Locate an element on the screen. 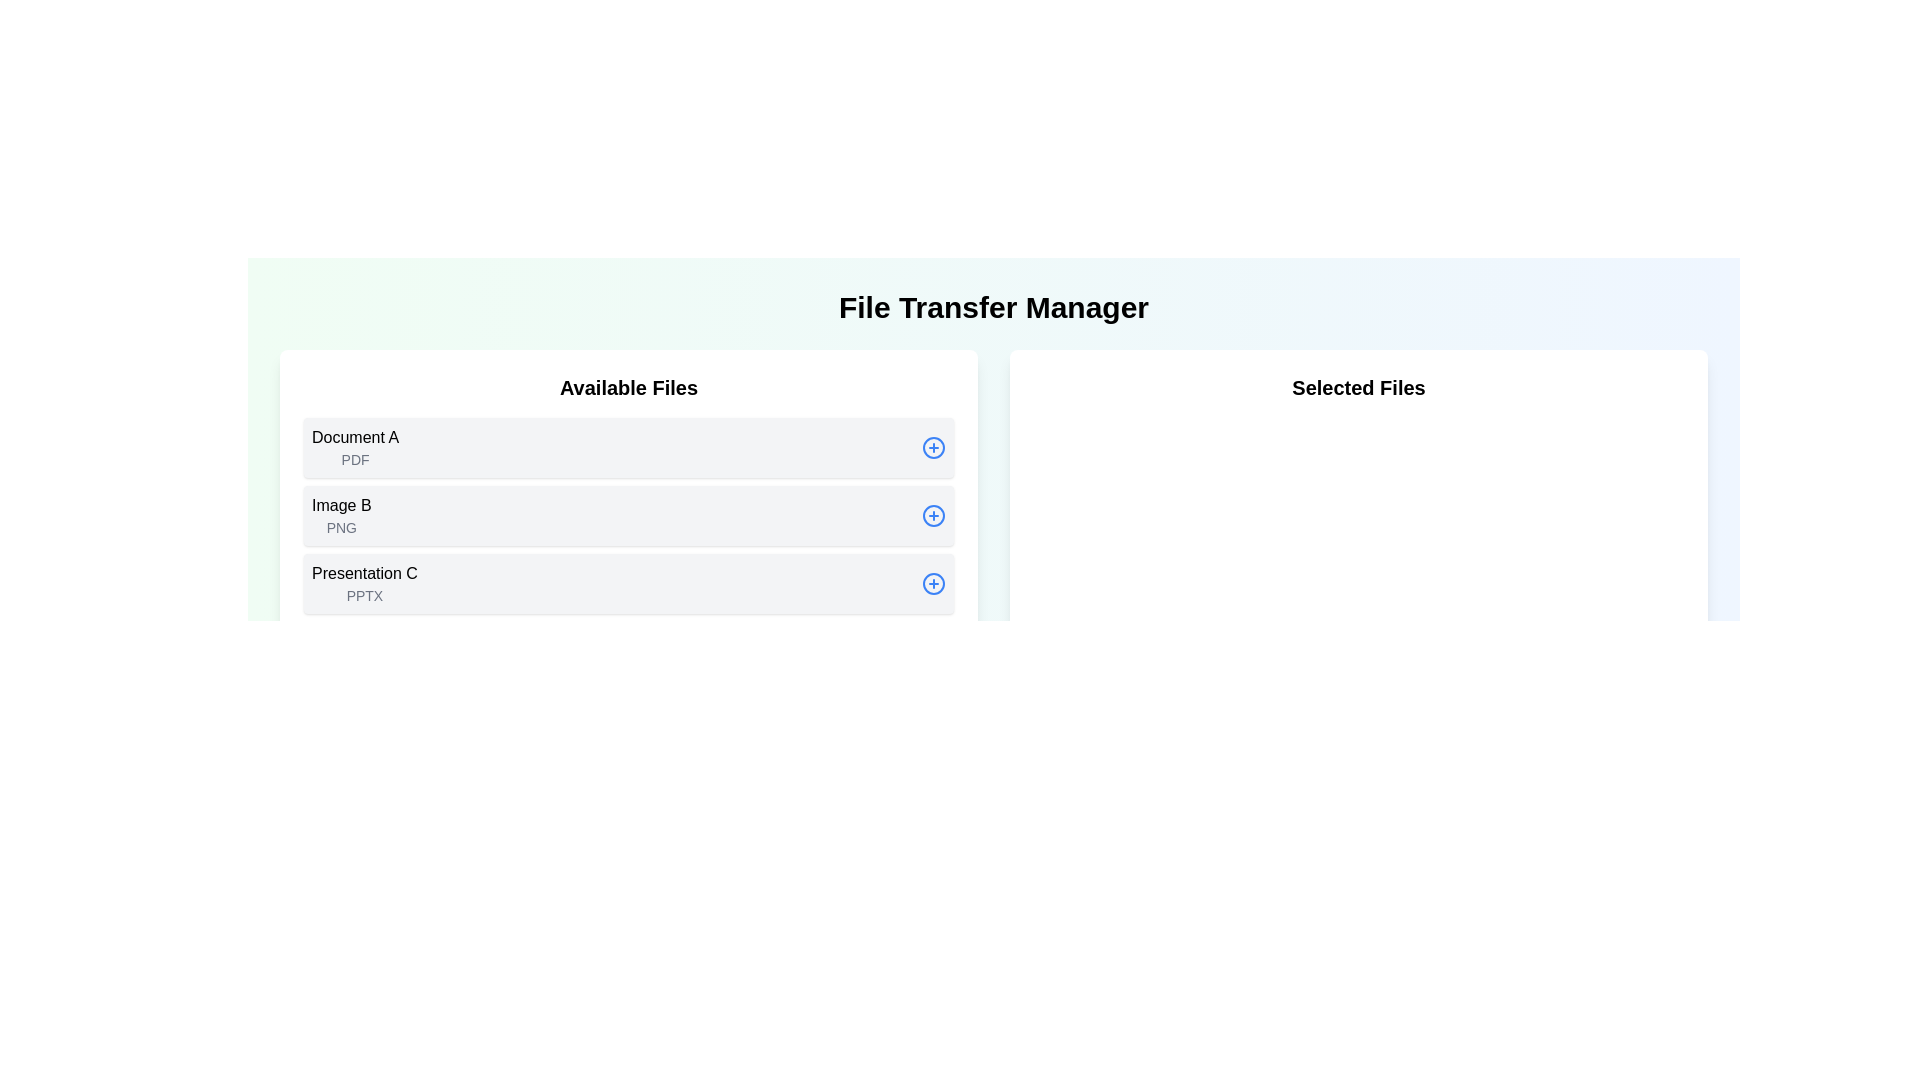 The height and width of the screenshot is (1080, 1920). the circular graphic symbol within the blue-bordered plus icon located to the right of the 'Image B' file entry in the 'Available Files' list section is located at coordinates (933, 515).